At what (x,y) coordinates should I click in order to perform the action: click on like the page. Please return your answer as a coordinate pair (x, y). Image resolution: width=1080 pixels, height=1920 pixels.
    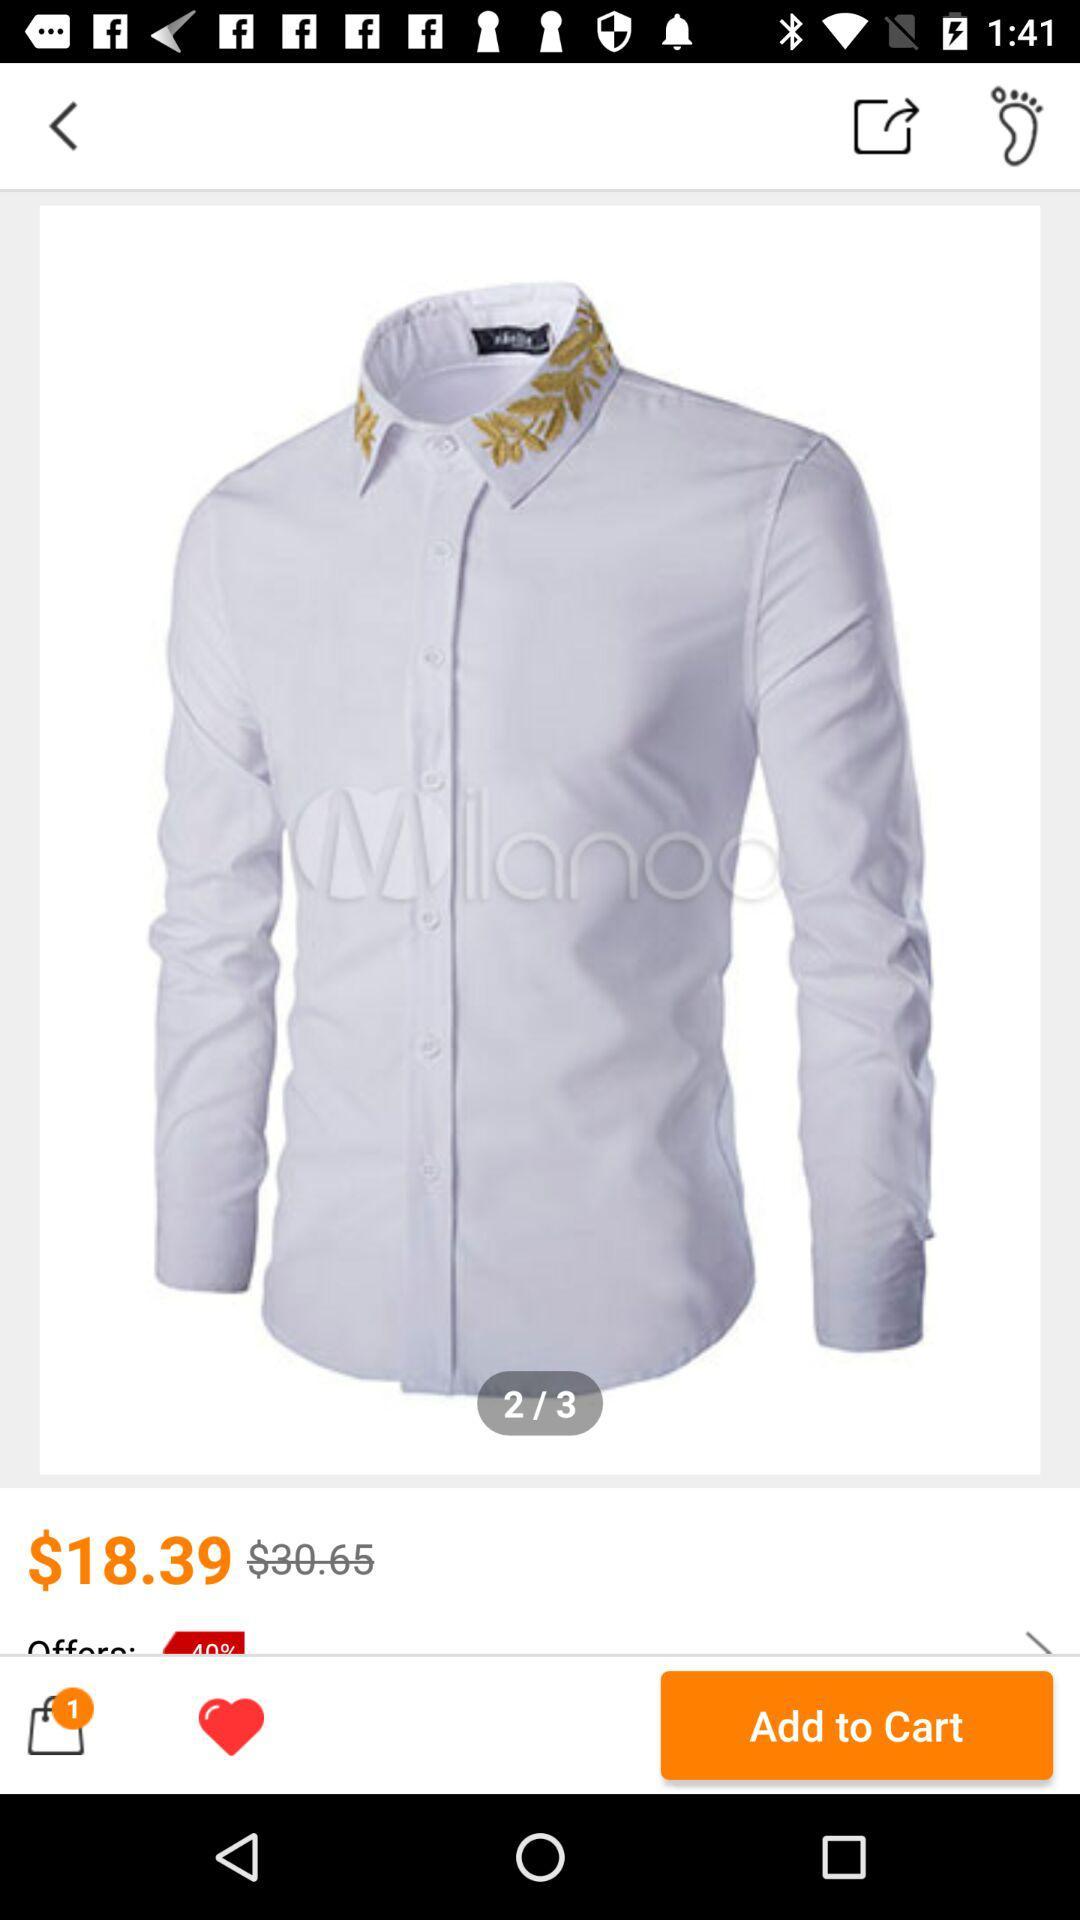
    Looking at the image, I should click on (230, 1724).